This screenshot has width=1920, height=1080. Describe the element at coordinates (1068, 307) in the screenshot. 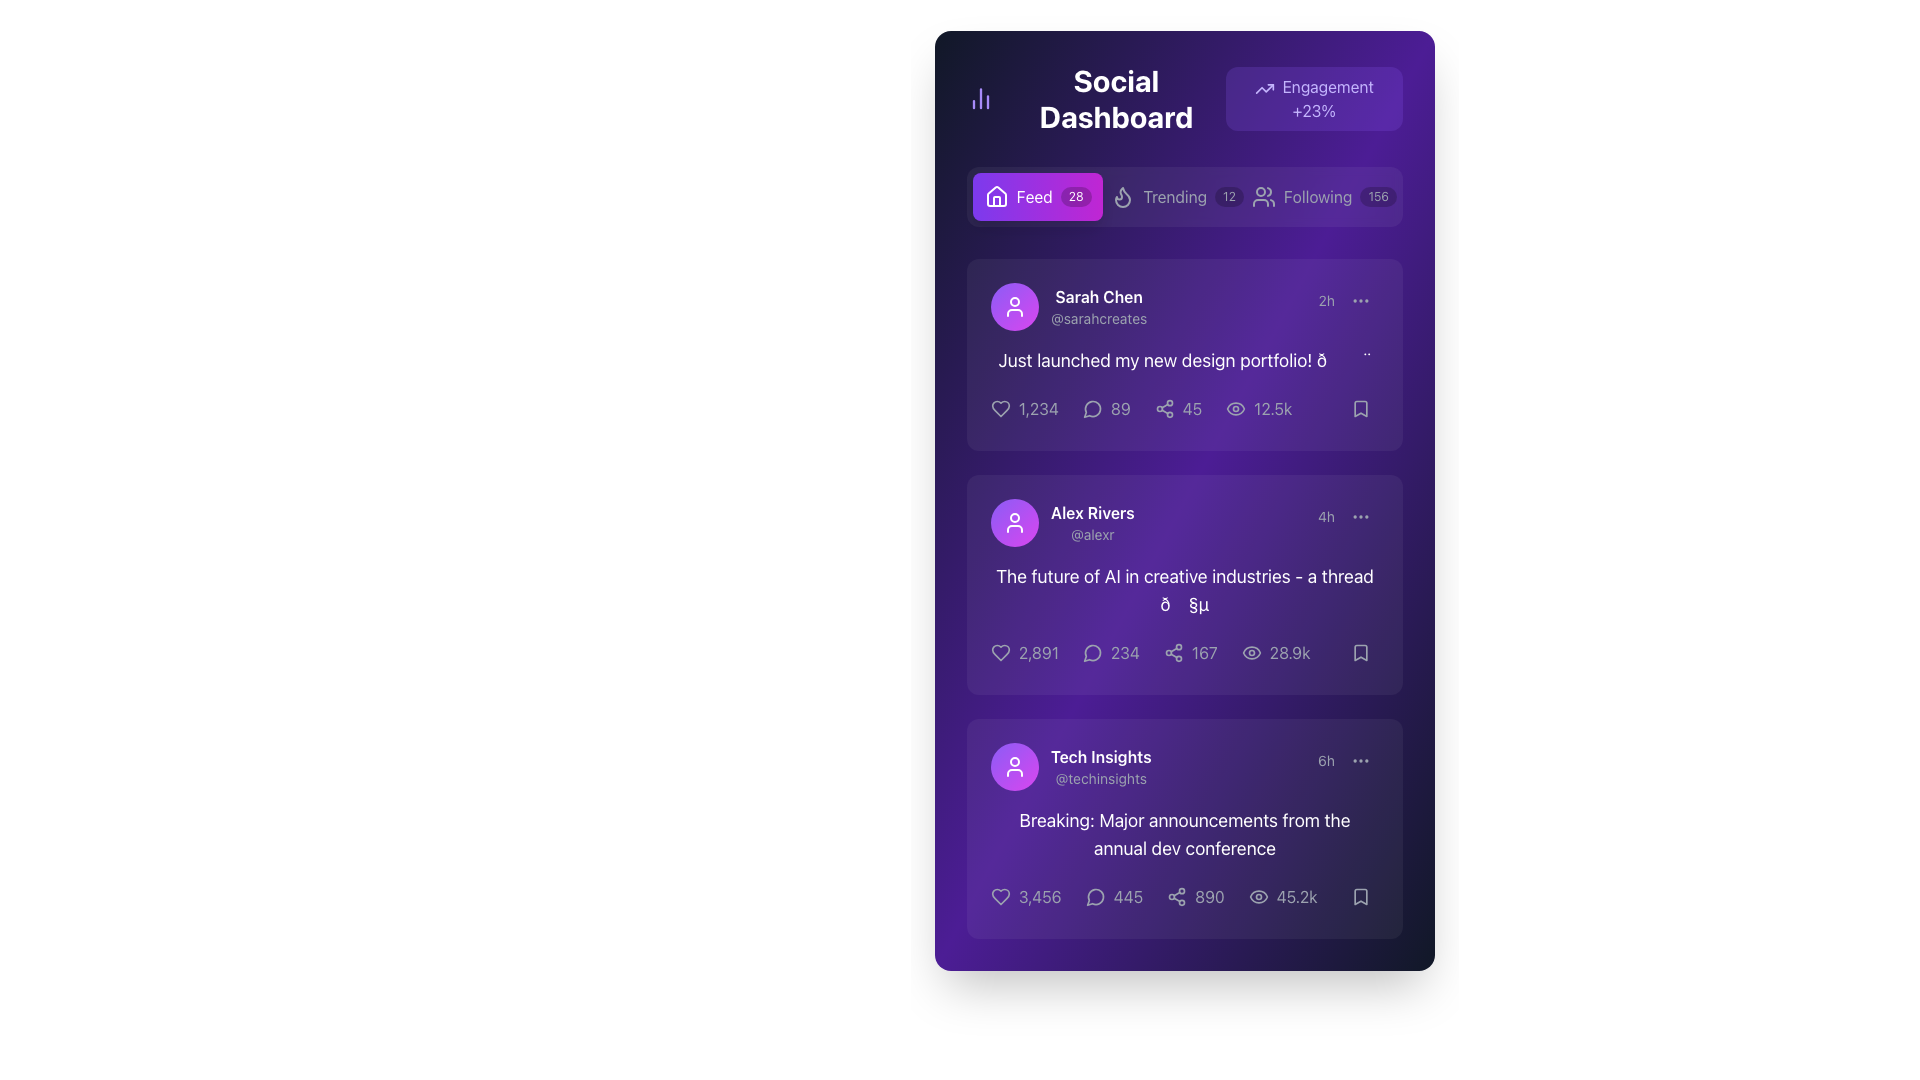

I see `the Profile Header element, which displays the user's name and username` at that location.